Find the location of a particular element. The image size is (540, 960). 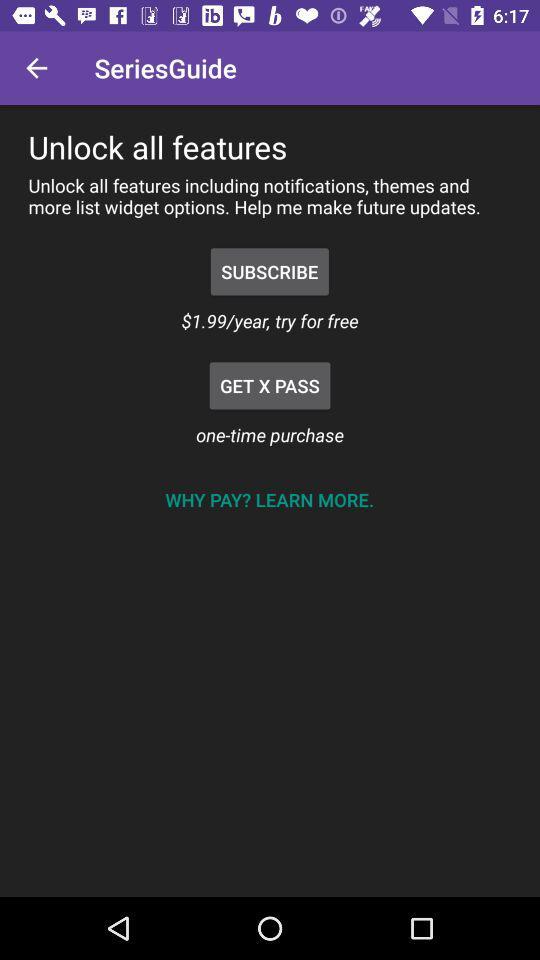

the icon below one-time purchase item is located at coordinates (269, 498).